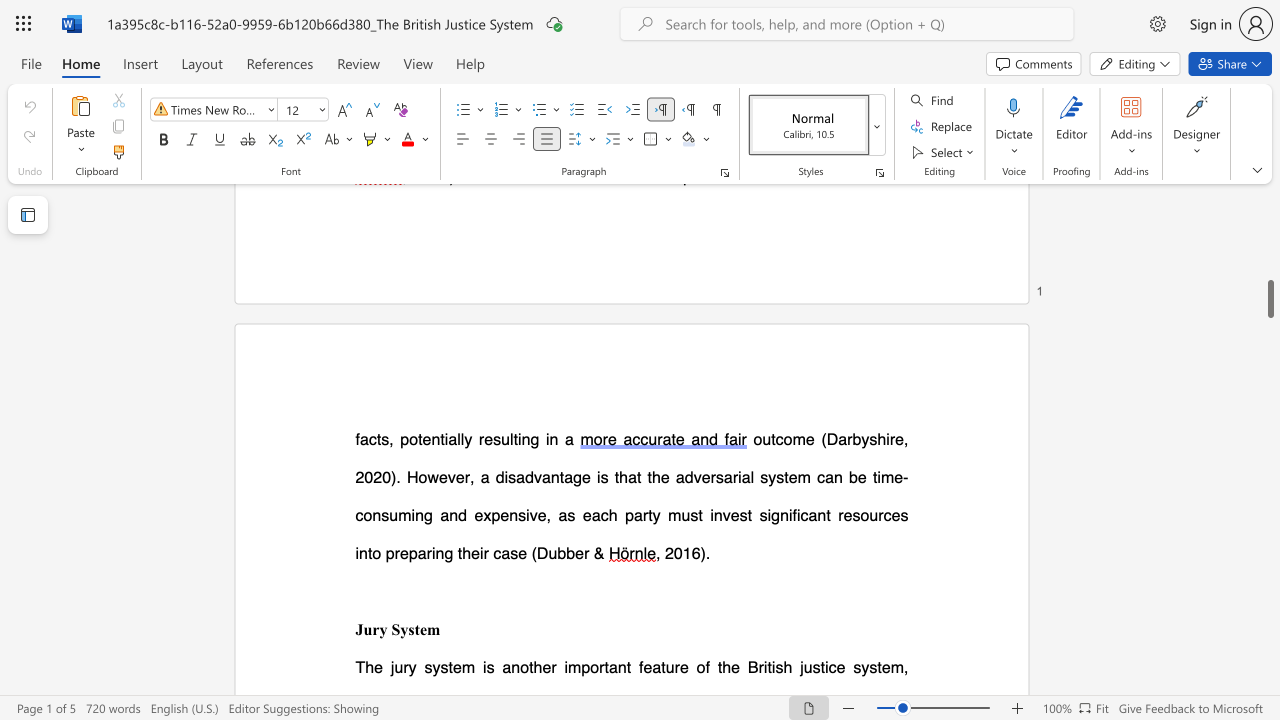 This screenshot has height=720, width=1280. What do you see at coordinates (534, 553) in the screenshot?
I see `the 1th character "(" in the text` at bounding box center [534, 553].